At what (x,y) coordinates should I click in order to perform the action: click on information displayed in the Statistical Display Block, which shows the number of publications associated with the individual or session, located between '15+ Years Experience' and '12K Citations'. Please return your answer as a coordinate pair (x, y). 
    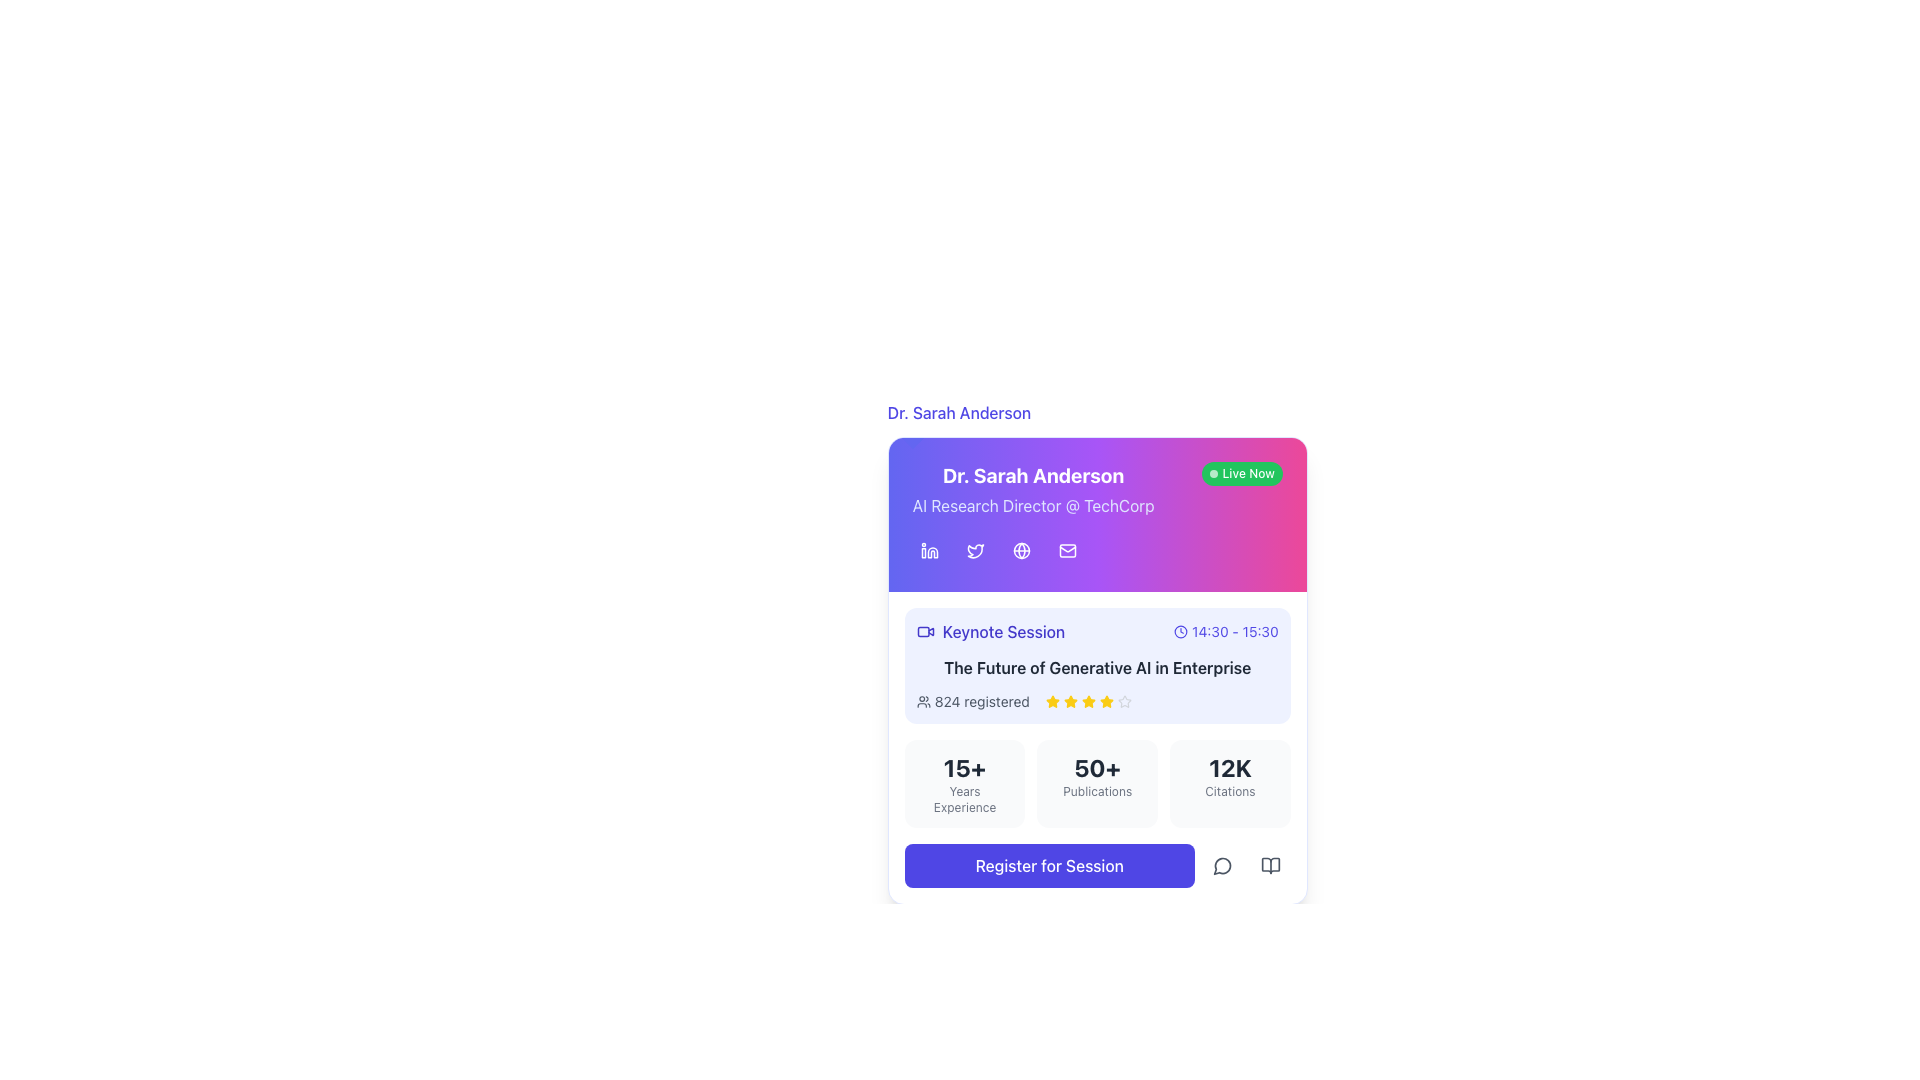
    Looking at the image, I should click on (1096, 782).